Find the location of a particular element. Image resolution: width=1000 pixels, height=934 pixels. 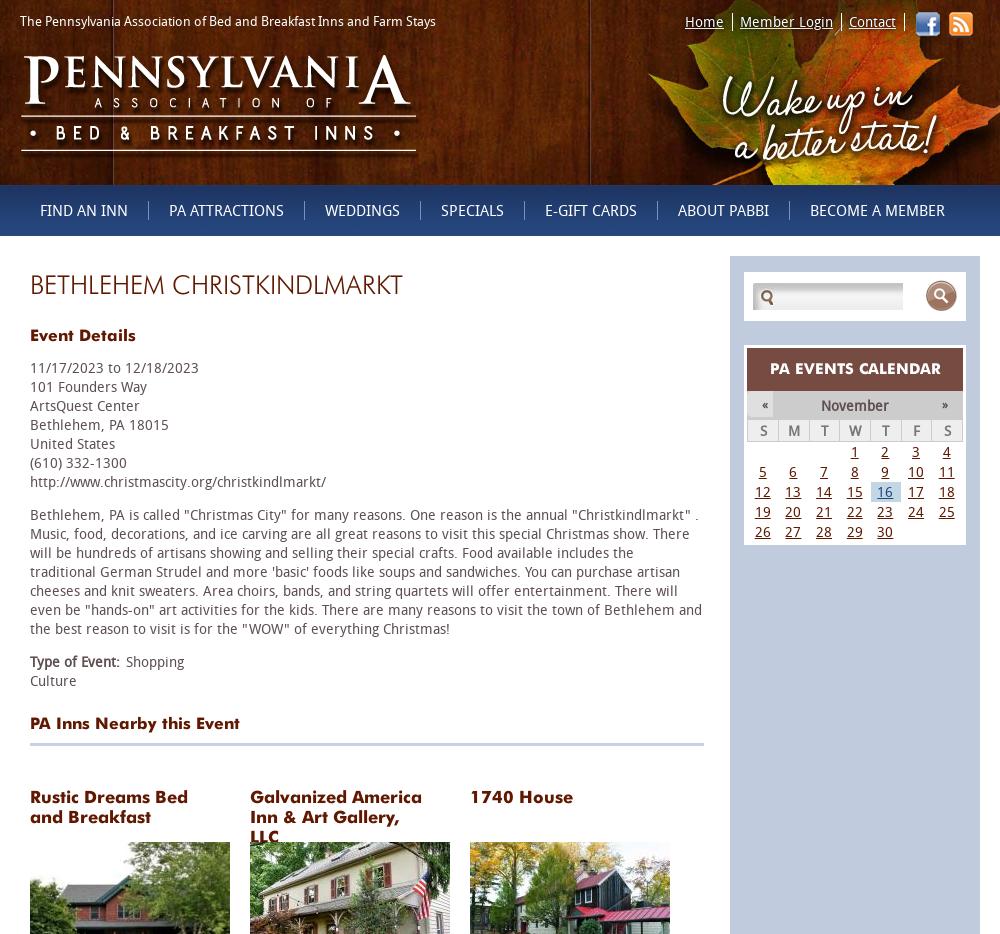

'29' is located at coordinates (845, 530).